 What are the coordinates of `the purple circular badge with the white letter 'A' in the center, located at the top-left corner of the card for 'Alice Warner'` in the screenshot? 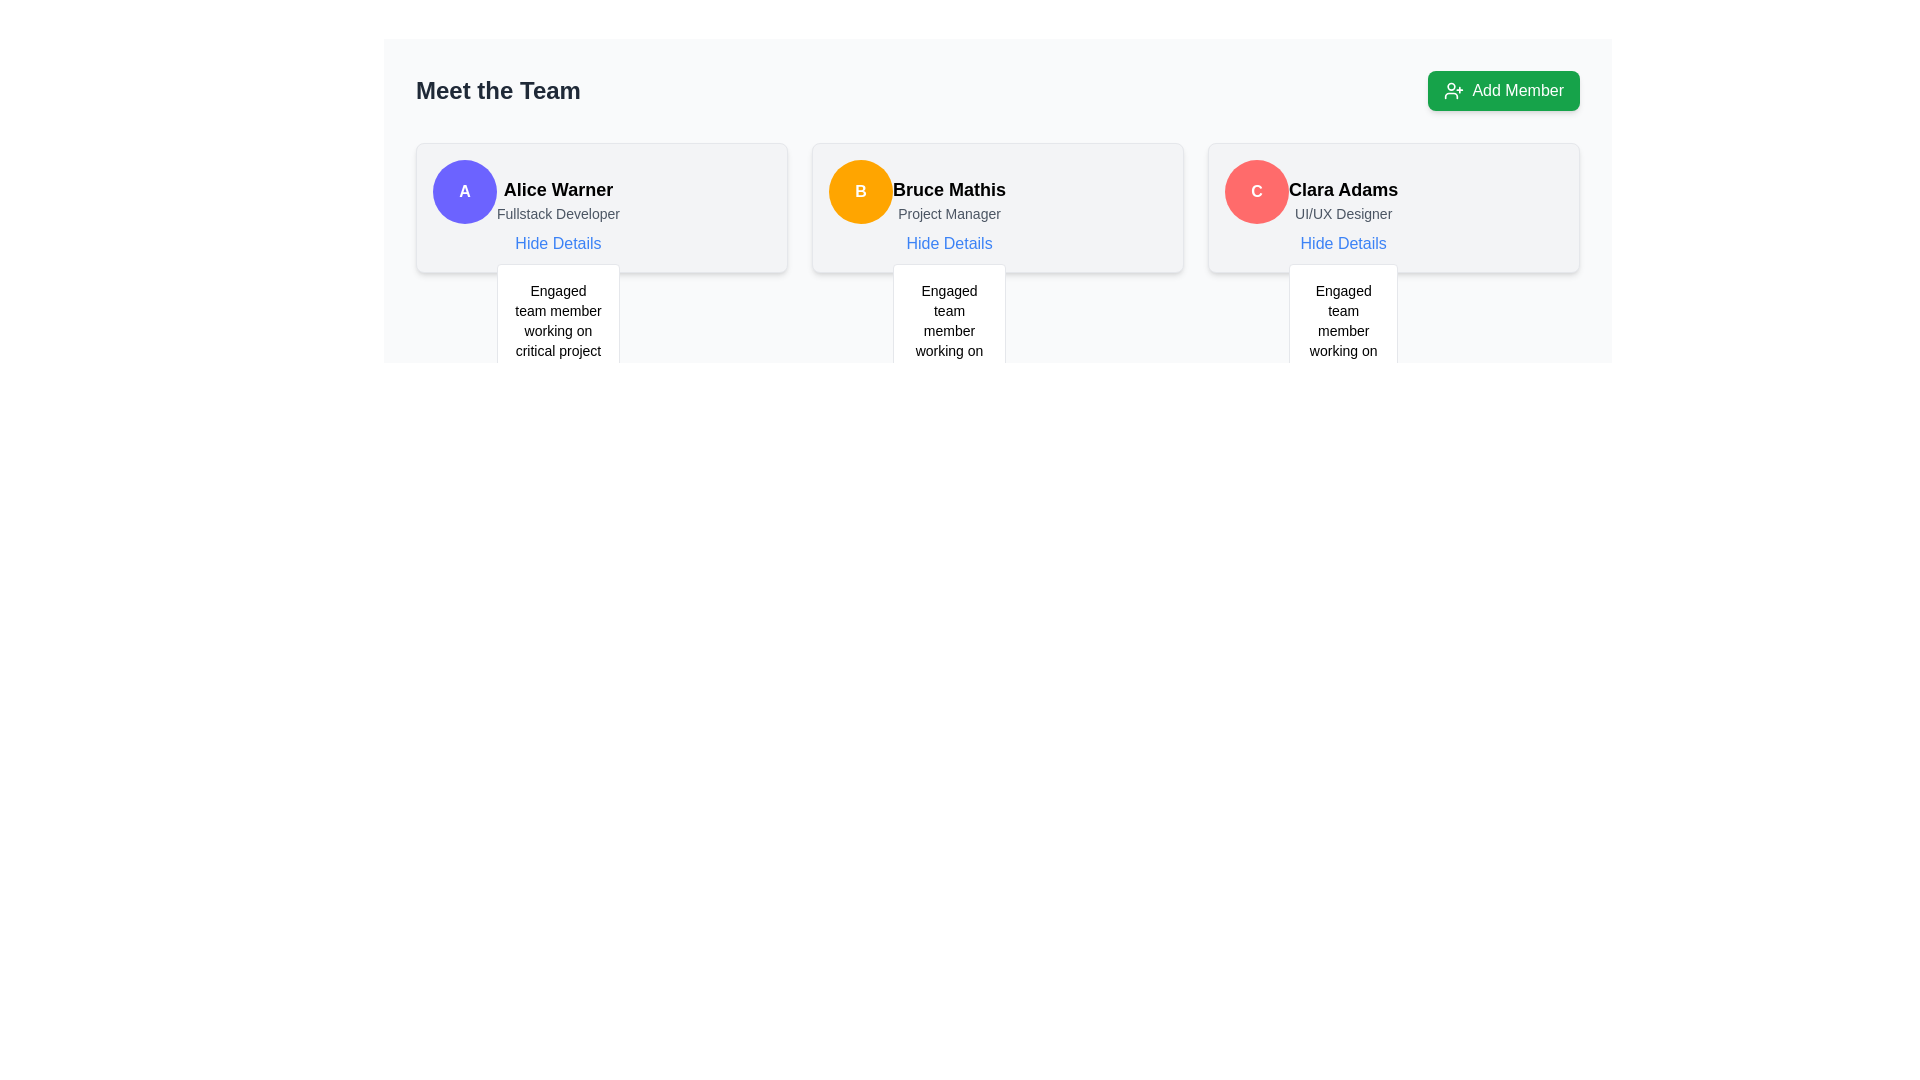 It's located at (464, 192).